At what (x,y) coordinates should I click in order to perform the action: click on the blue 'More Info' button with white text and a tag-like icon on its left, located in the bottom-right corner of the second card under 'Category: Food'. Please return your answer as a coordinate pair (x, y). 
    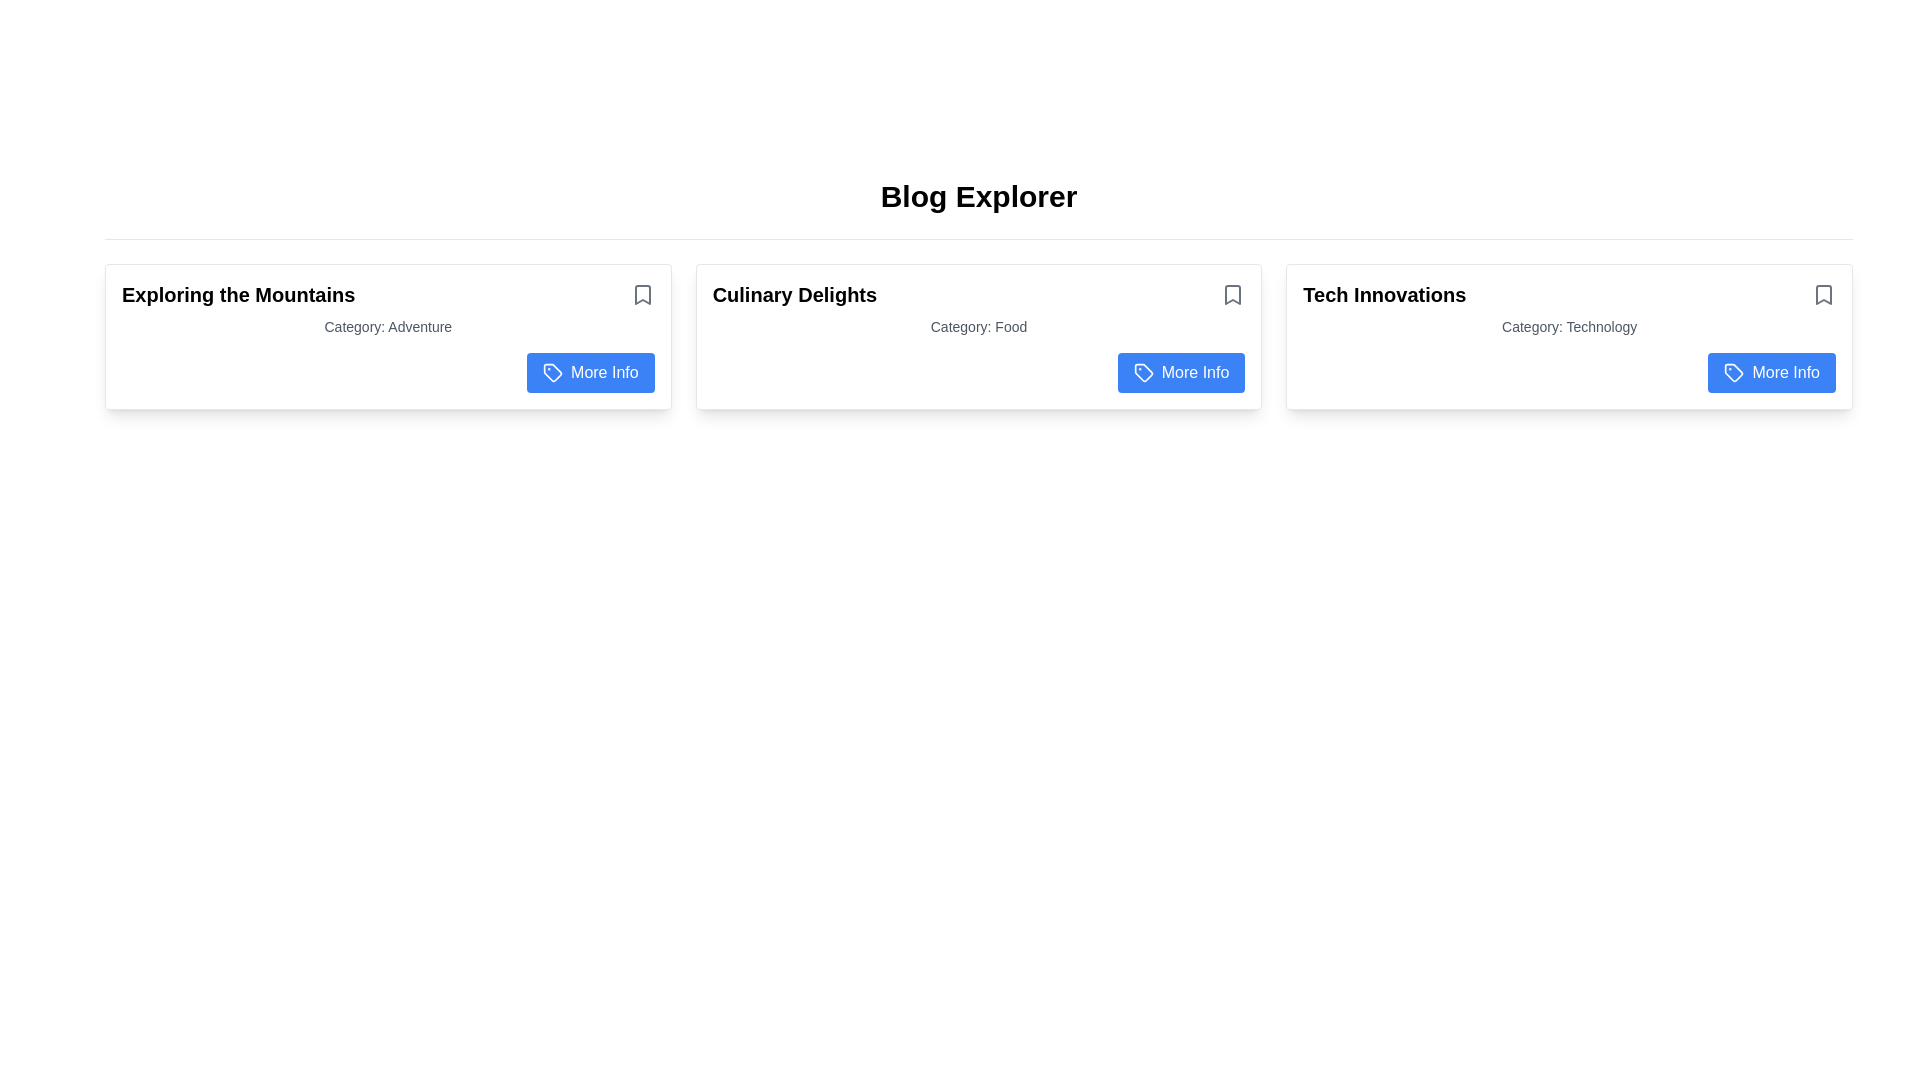
    Looking at the image, I should click on (1181, 373).